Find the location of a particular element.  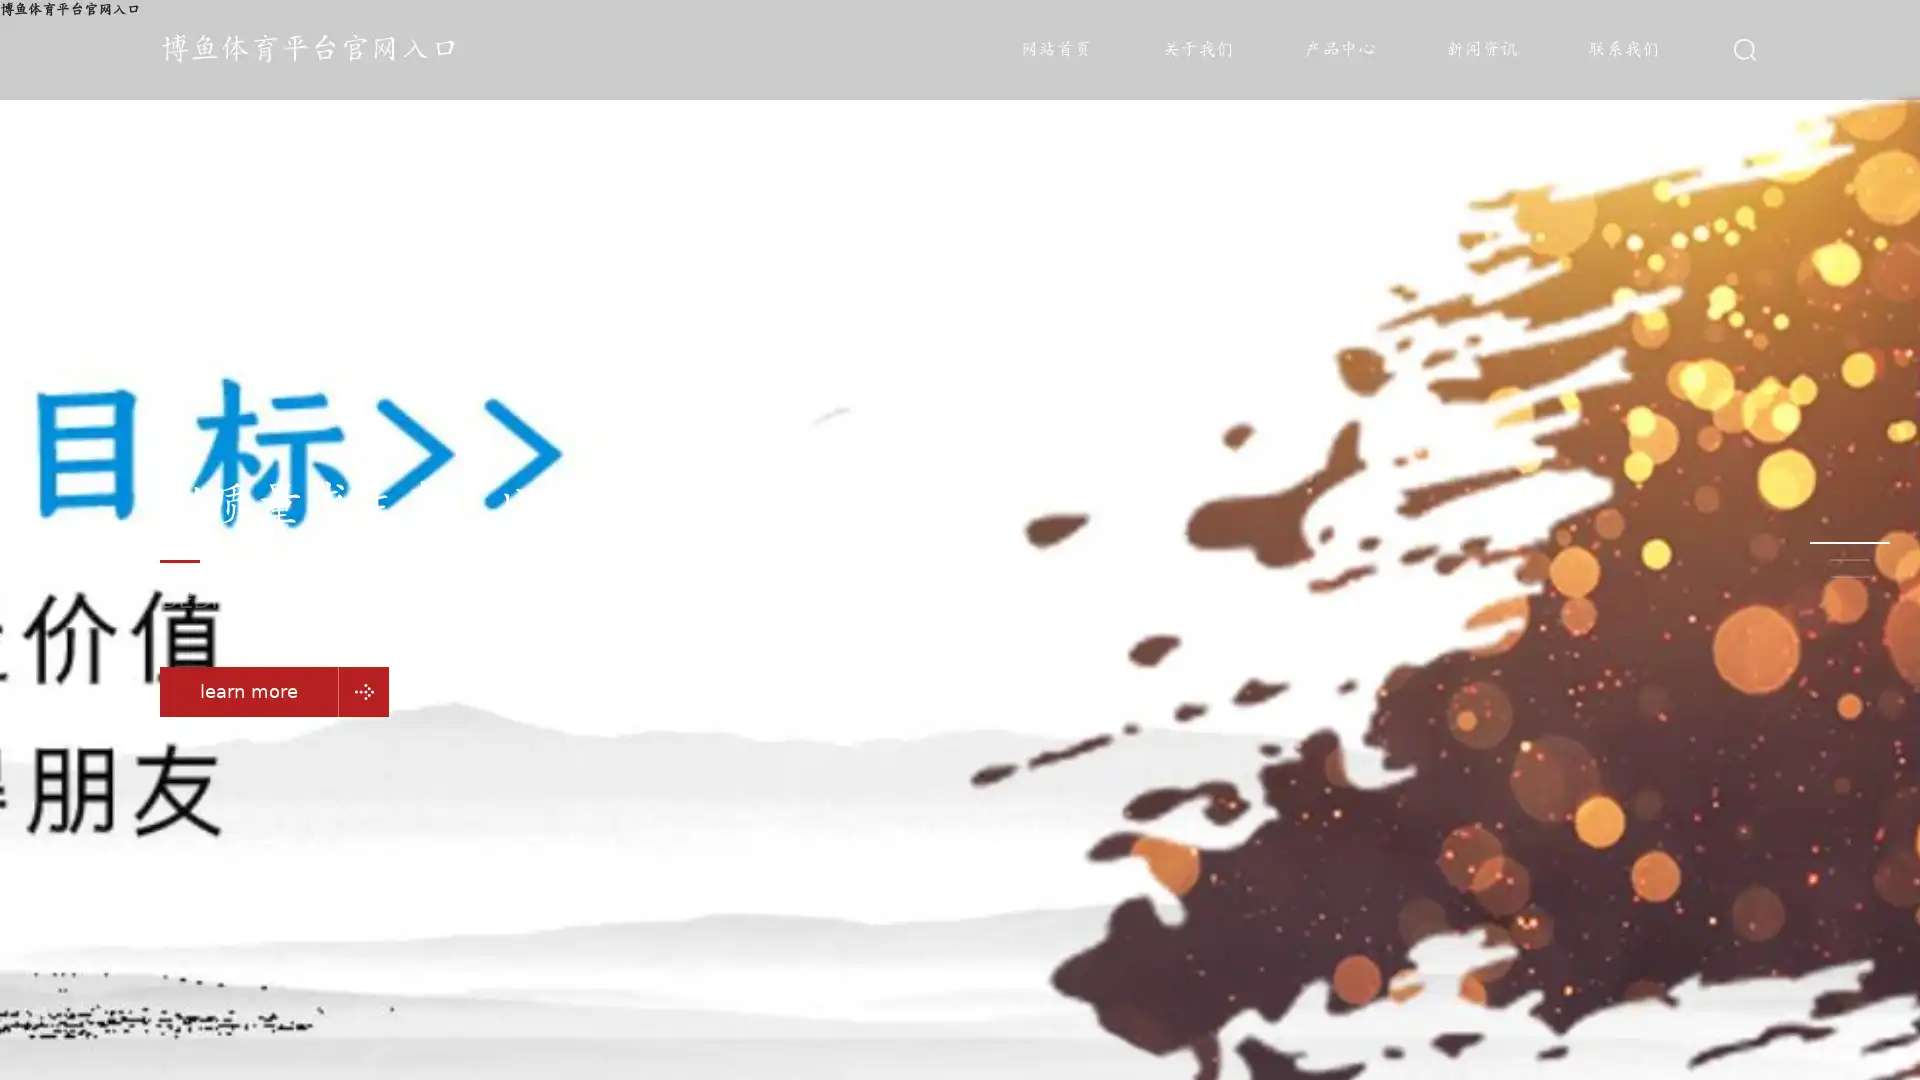

Go to slide 1 is located at coordinates (1848, 543).